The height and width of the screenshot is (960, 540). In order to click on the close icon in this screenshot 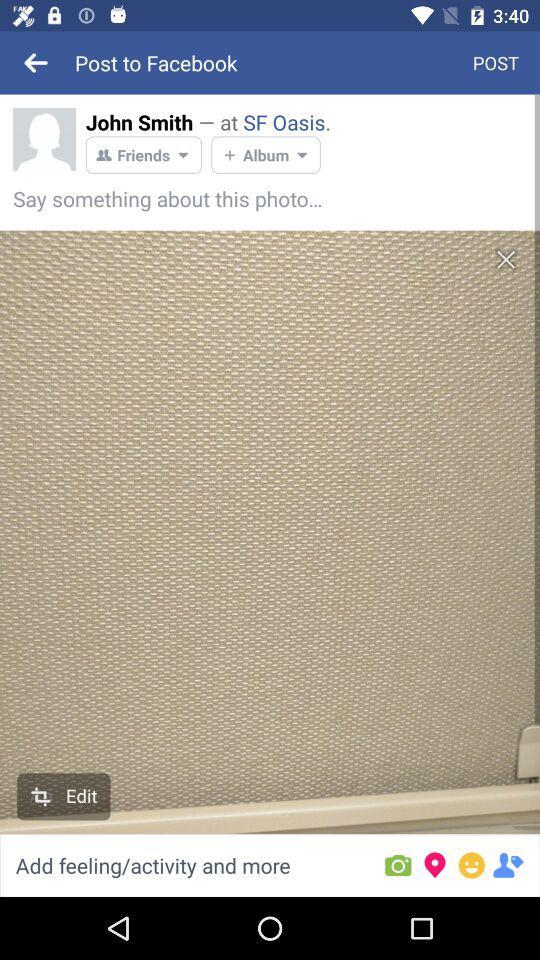, I will do `click(505, 259)`.